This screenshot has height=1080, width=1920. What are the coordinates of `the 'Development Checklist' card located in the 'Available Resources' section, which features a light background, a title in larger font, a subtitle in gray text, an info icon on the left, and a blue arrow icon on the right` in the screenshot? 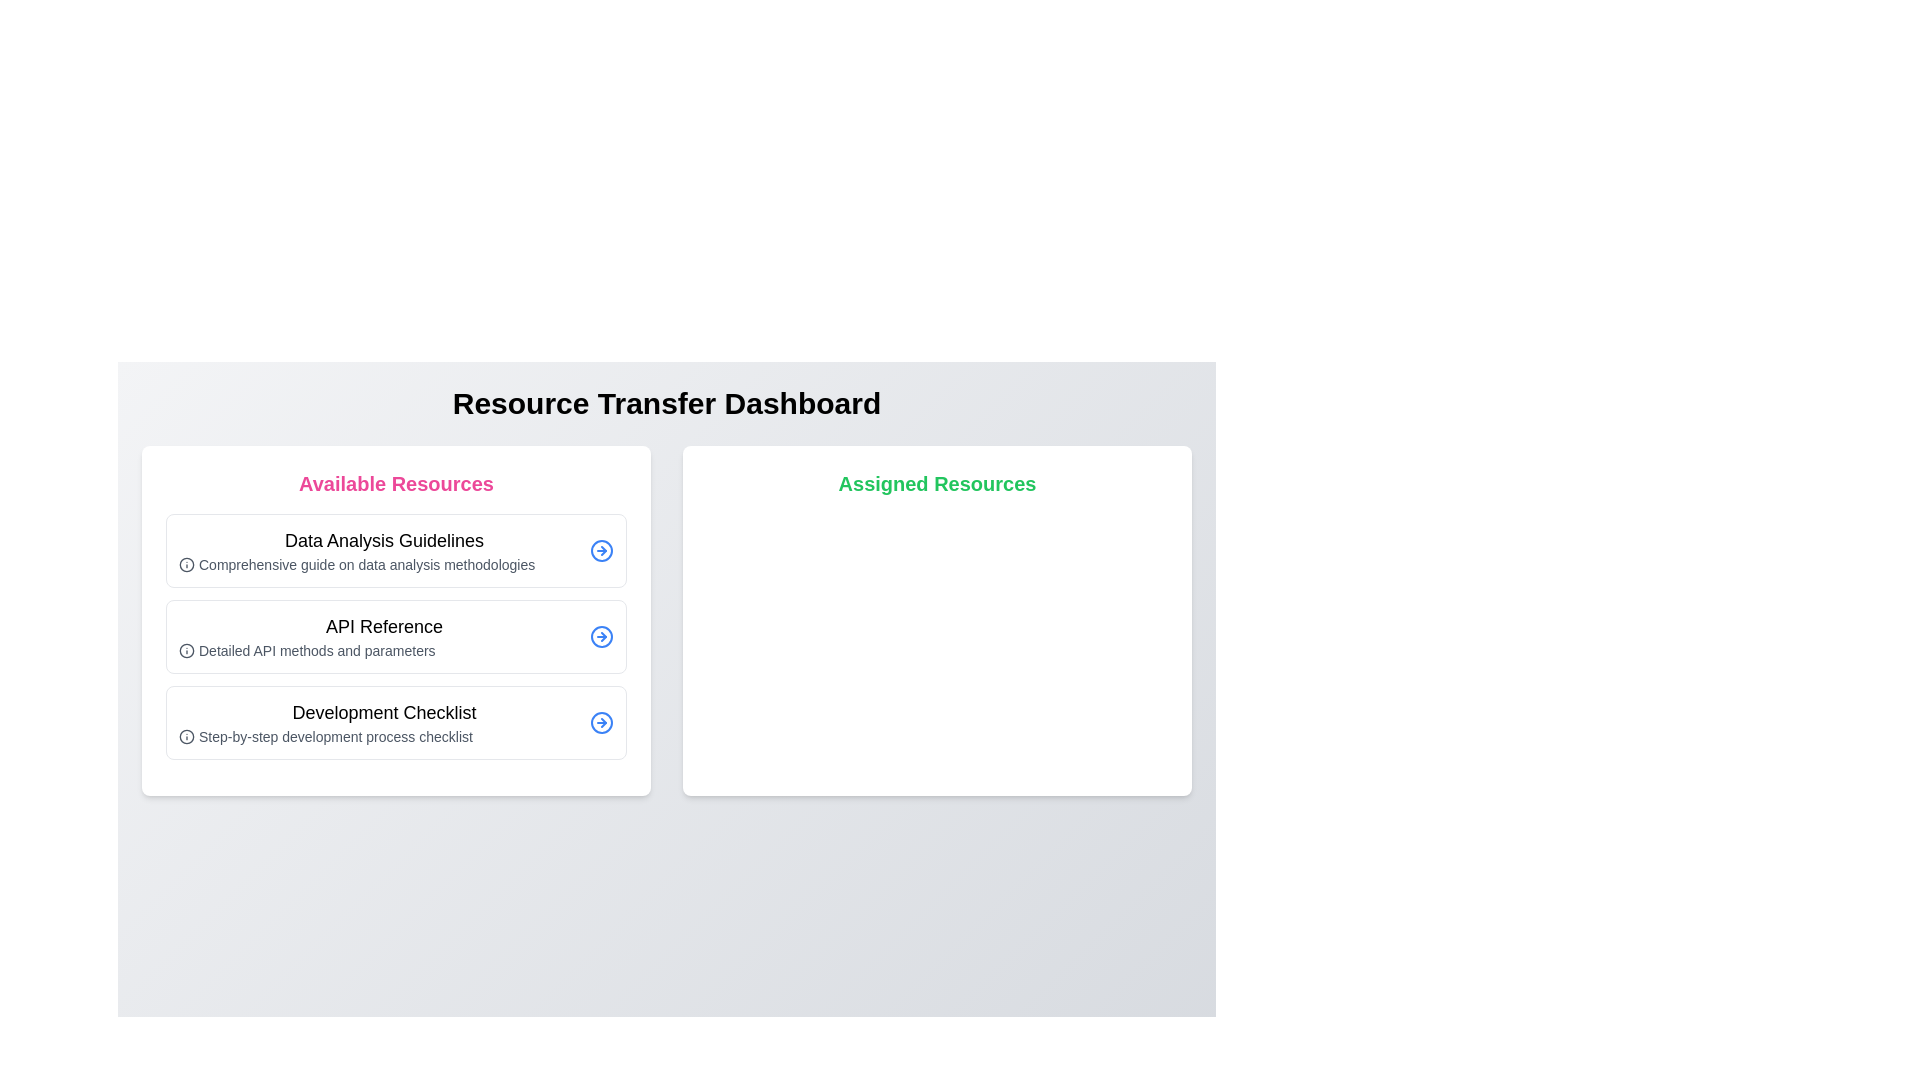 It's located at (396, 722).